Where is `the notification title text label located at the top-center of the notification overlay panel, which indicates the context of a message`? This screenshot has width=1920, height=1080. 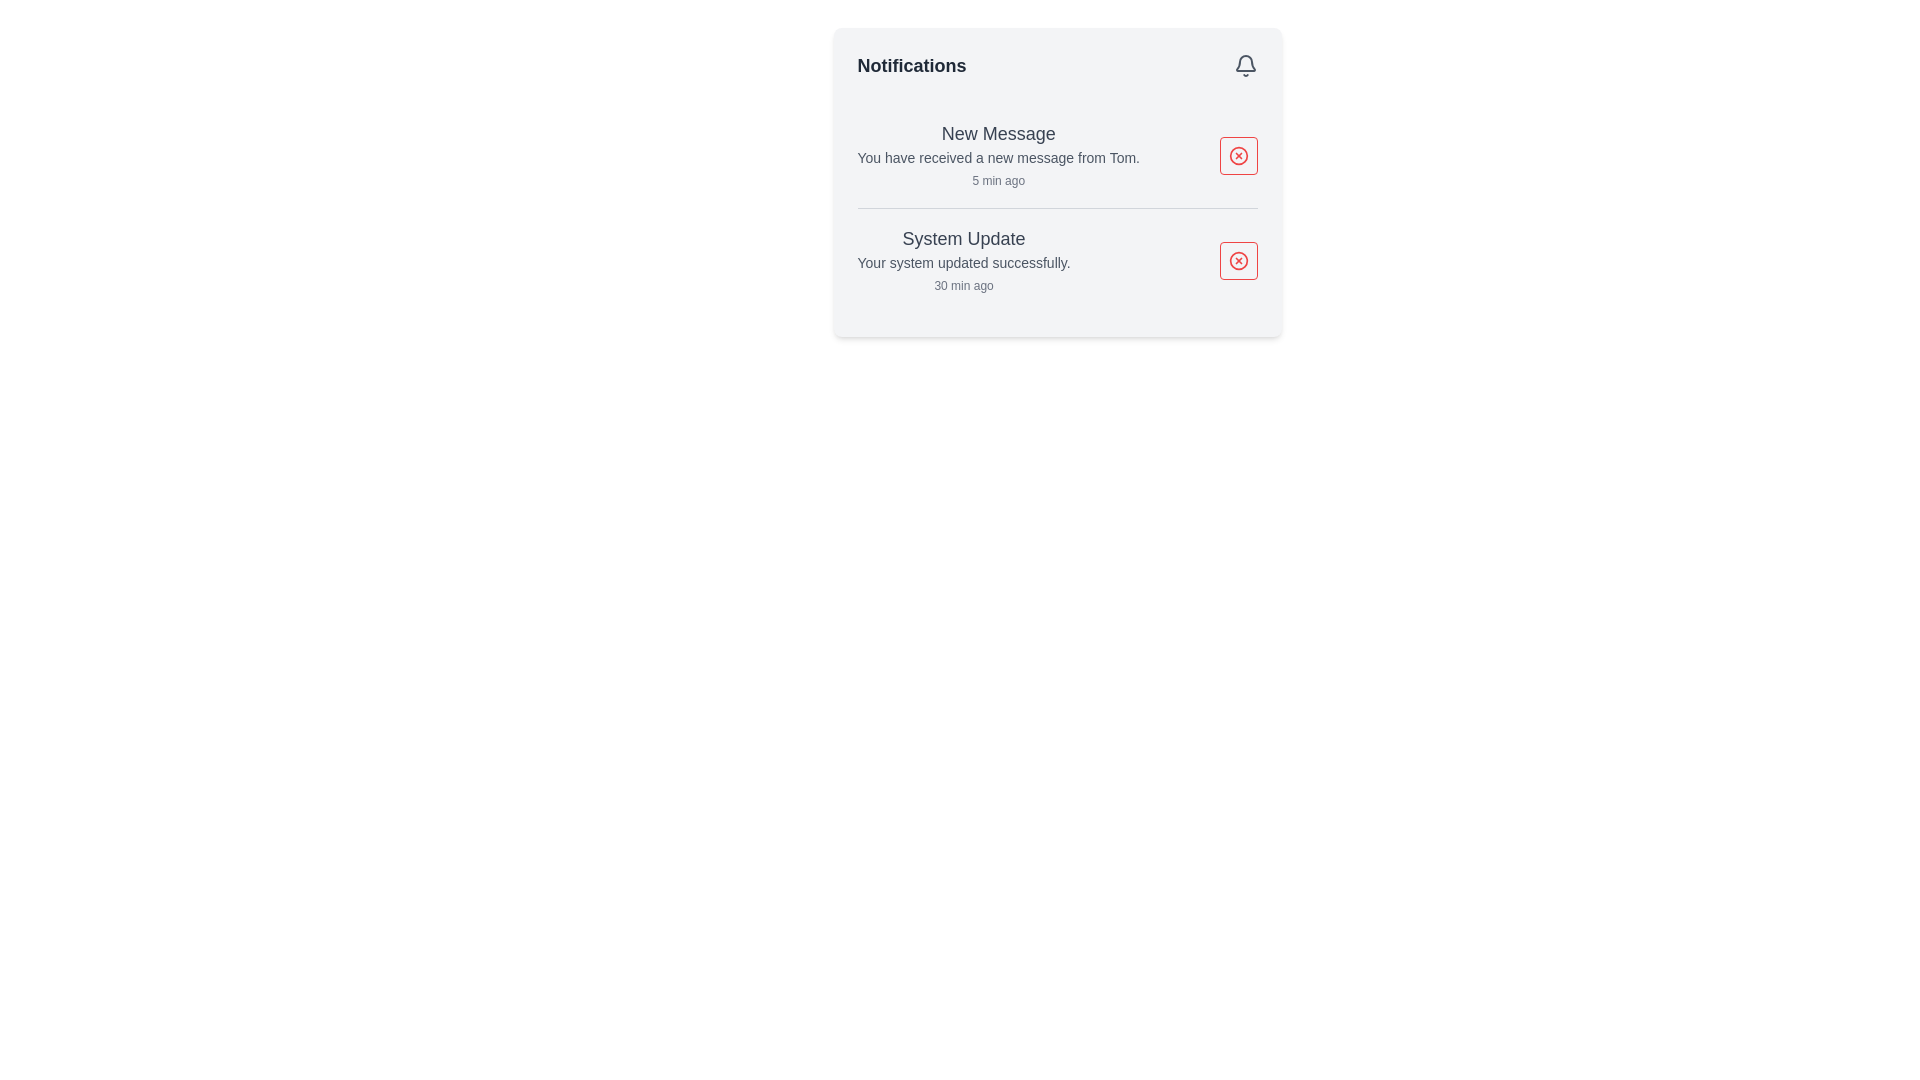
the notification title text label located at the top-center of the notification overlay panel, which indicates the context of a message is located at coordinates (998, 134).